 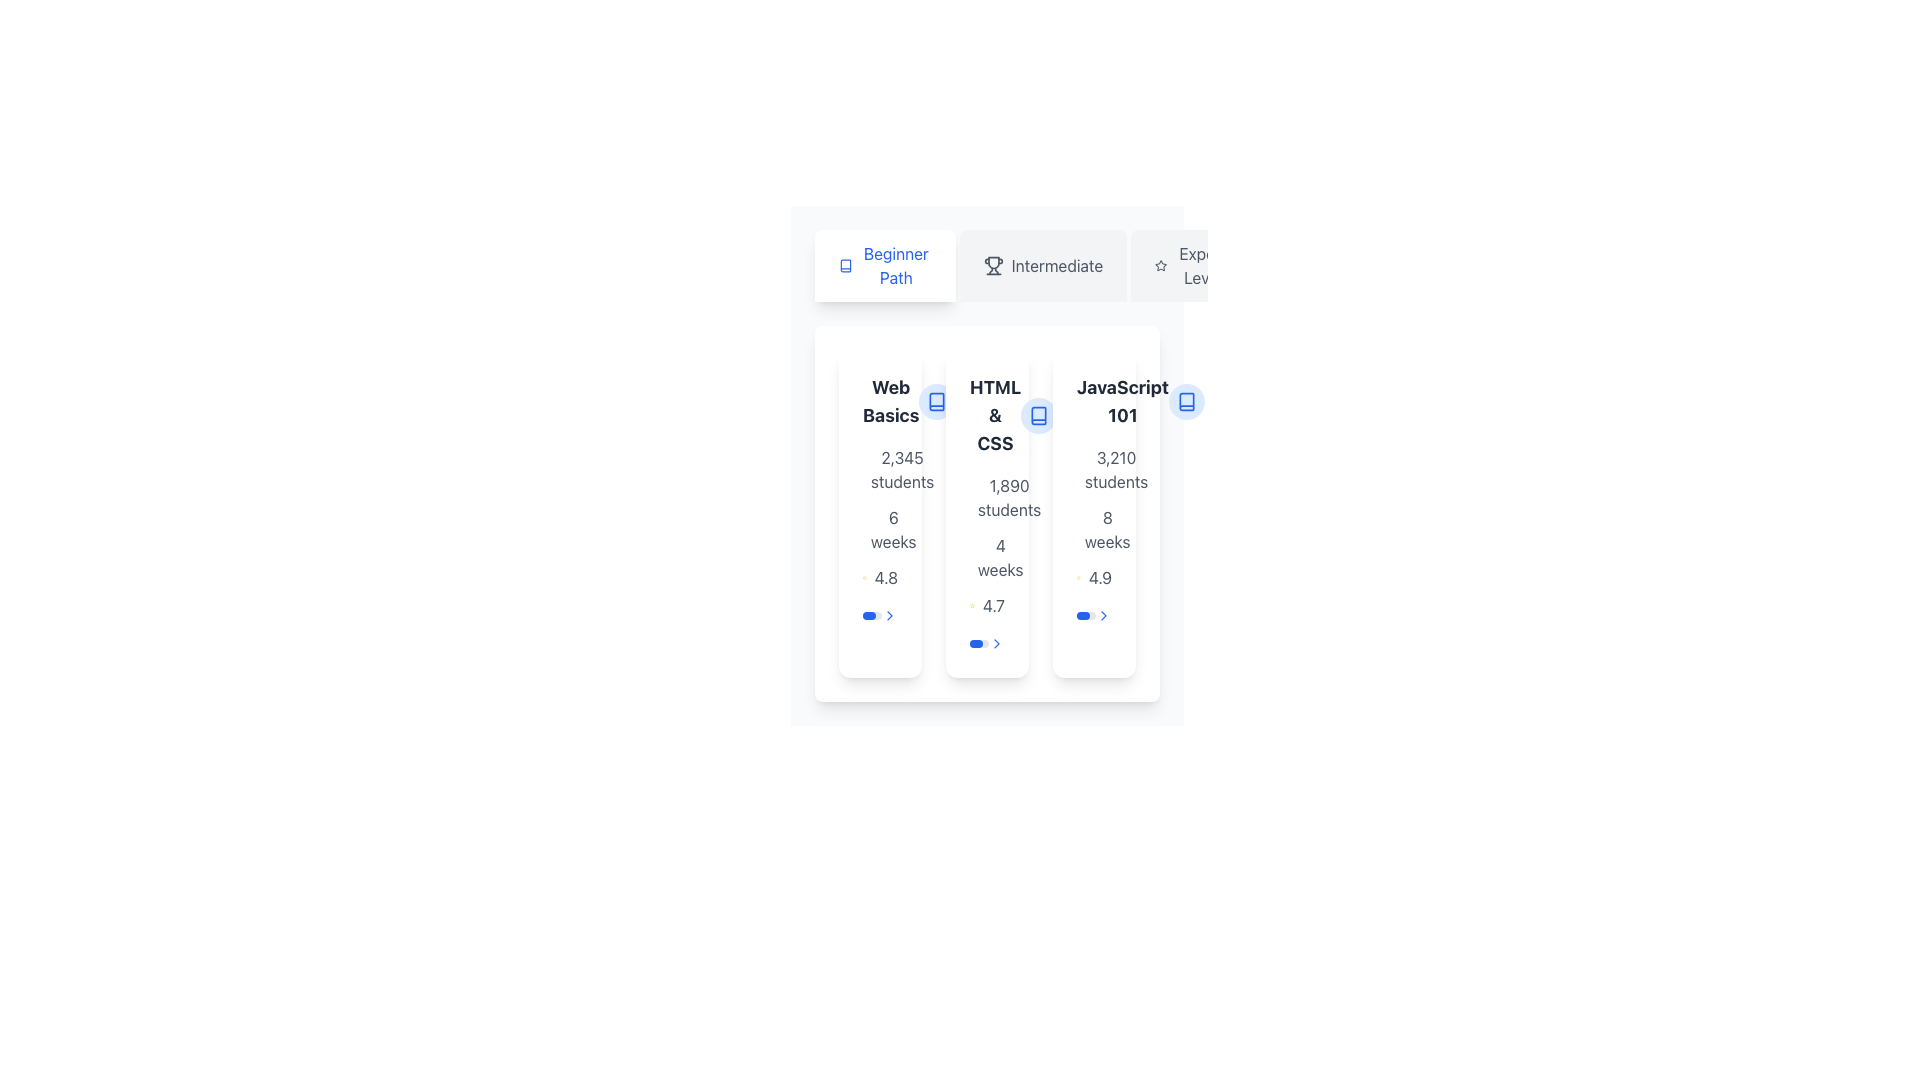 I want to click on the text label UI component displaying 'Intermediate', which is styled in a clean font and is located next to a trophy icon in the top section of the interface, so click(x=1056, y=265).